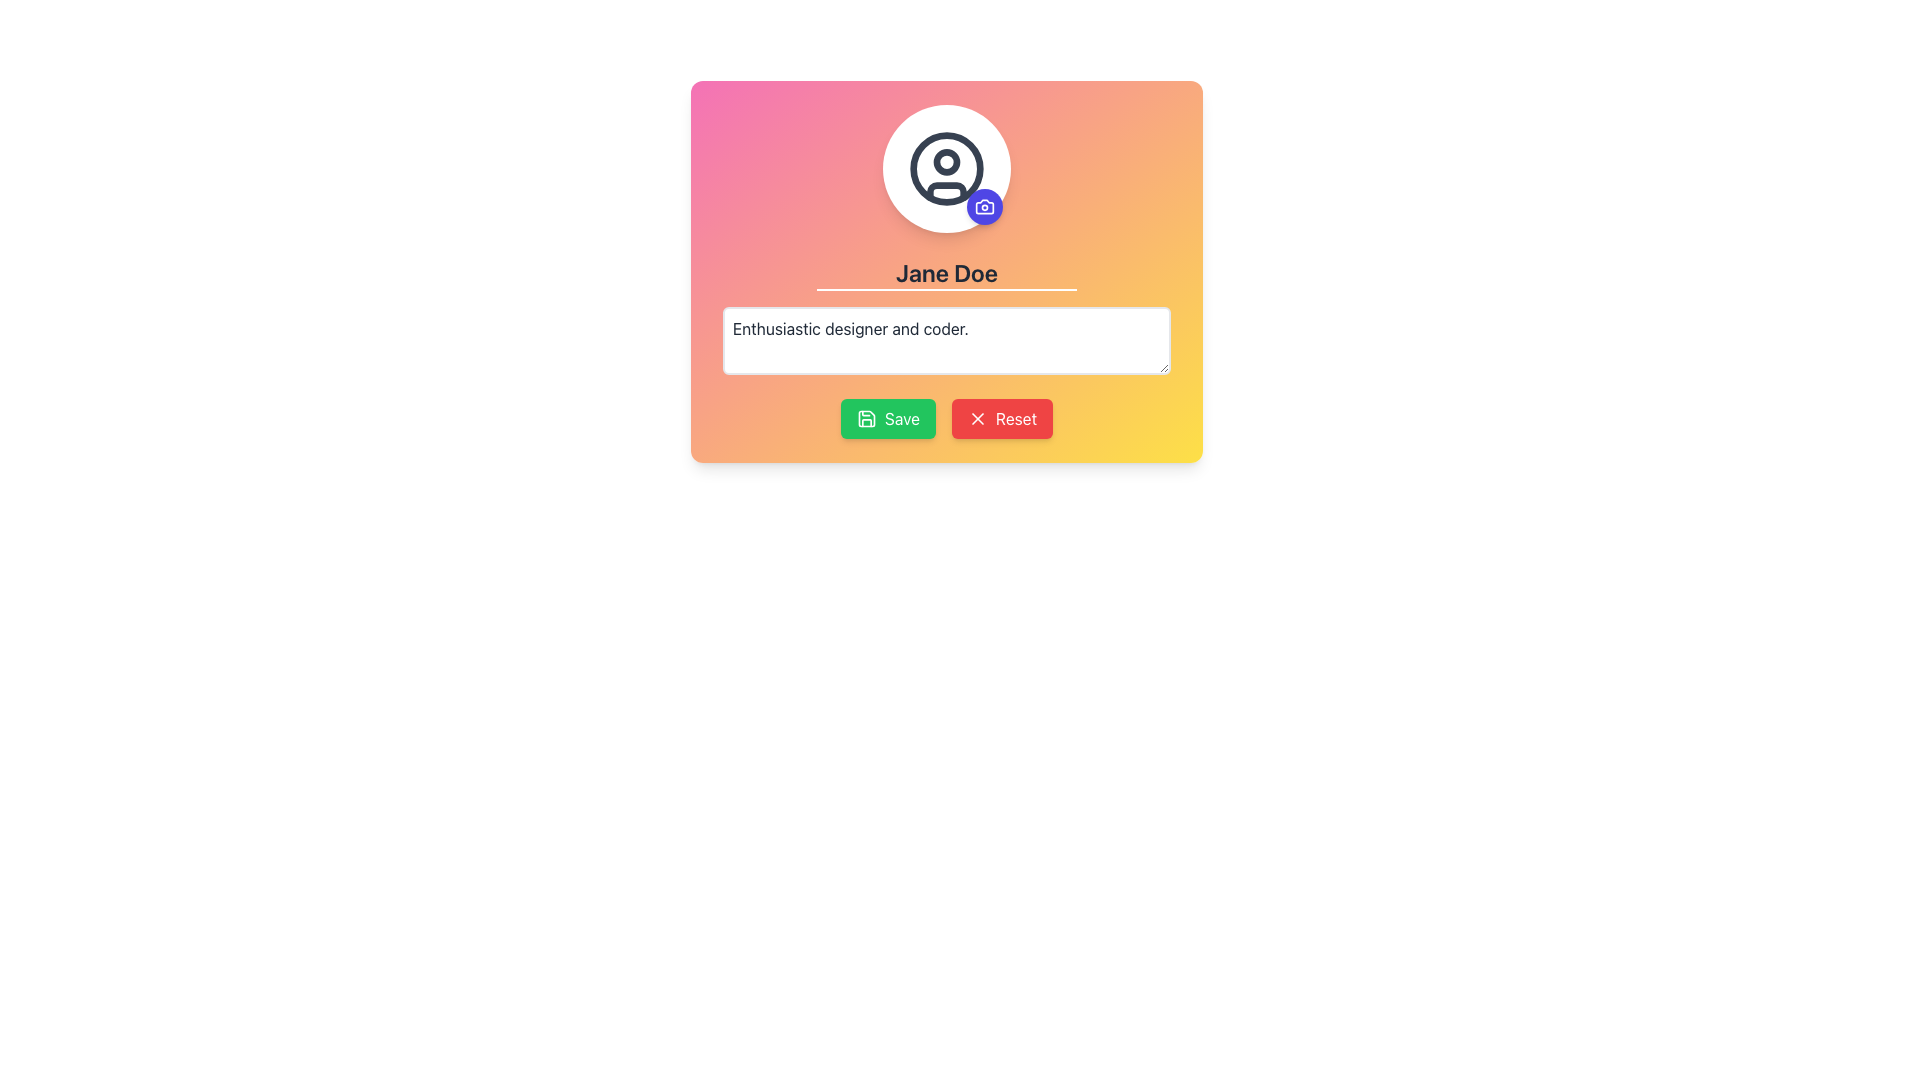 The image size is (1920, 1080). What do you see at coordinates (1002, 418) in the screenshot?
I see `the rectangular red 'Reset' button with white text and a white 'X' icon, located below a text input field and to the right of the green 'Save' button, to reset the form` at bounding box center [1002, 418].